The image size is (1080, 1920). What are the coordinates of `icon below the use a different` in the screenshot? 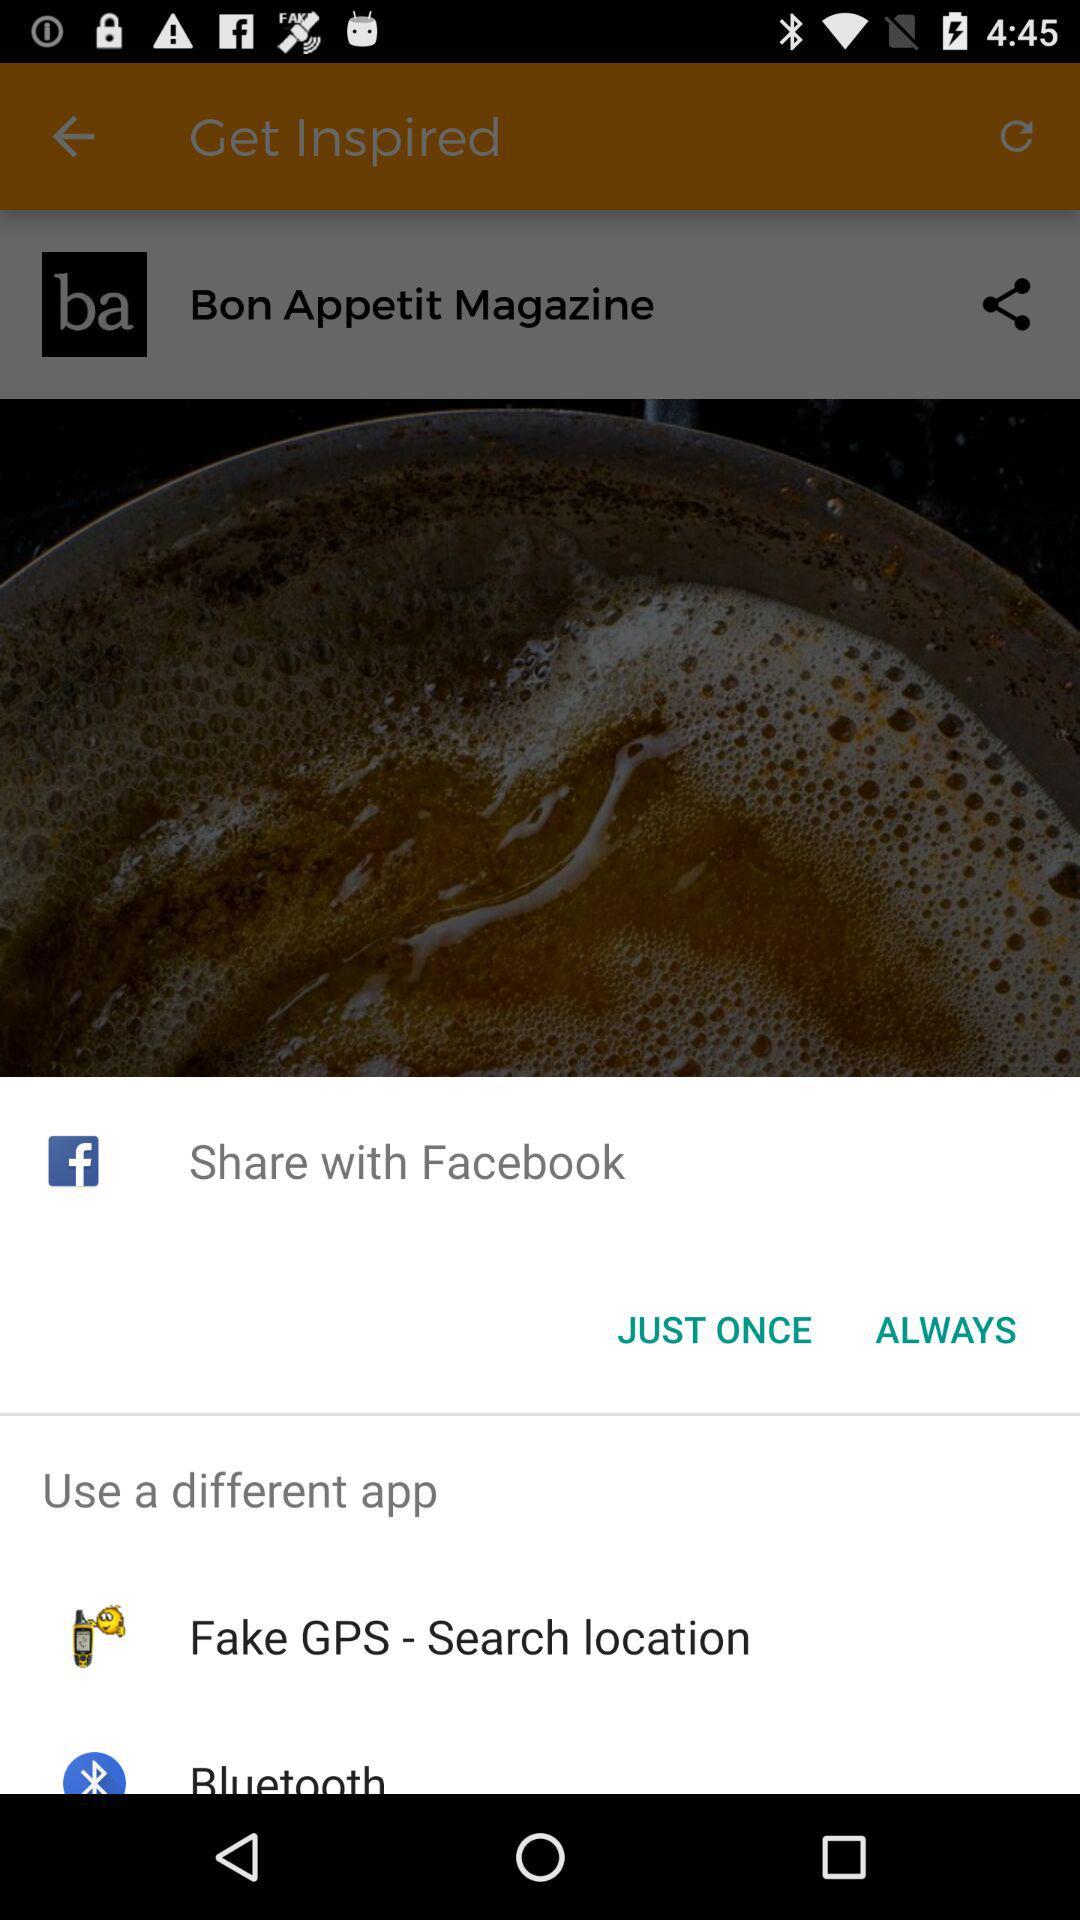 It's located at (470, 1636).